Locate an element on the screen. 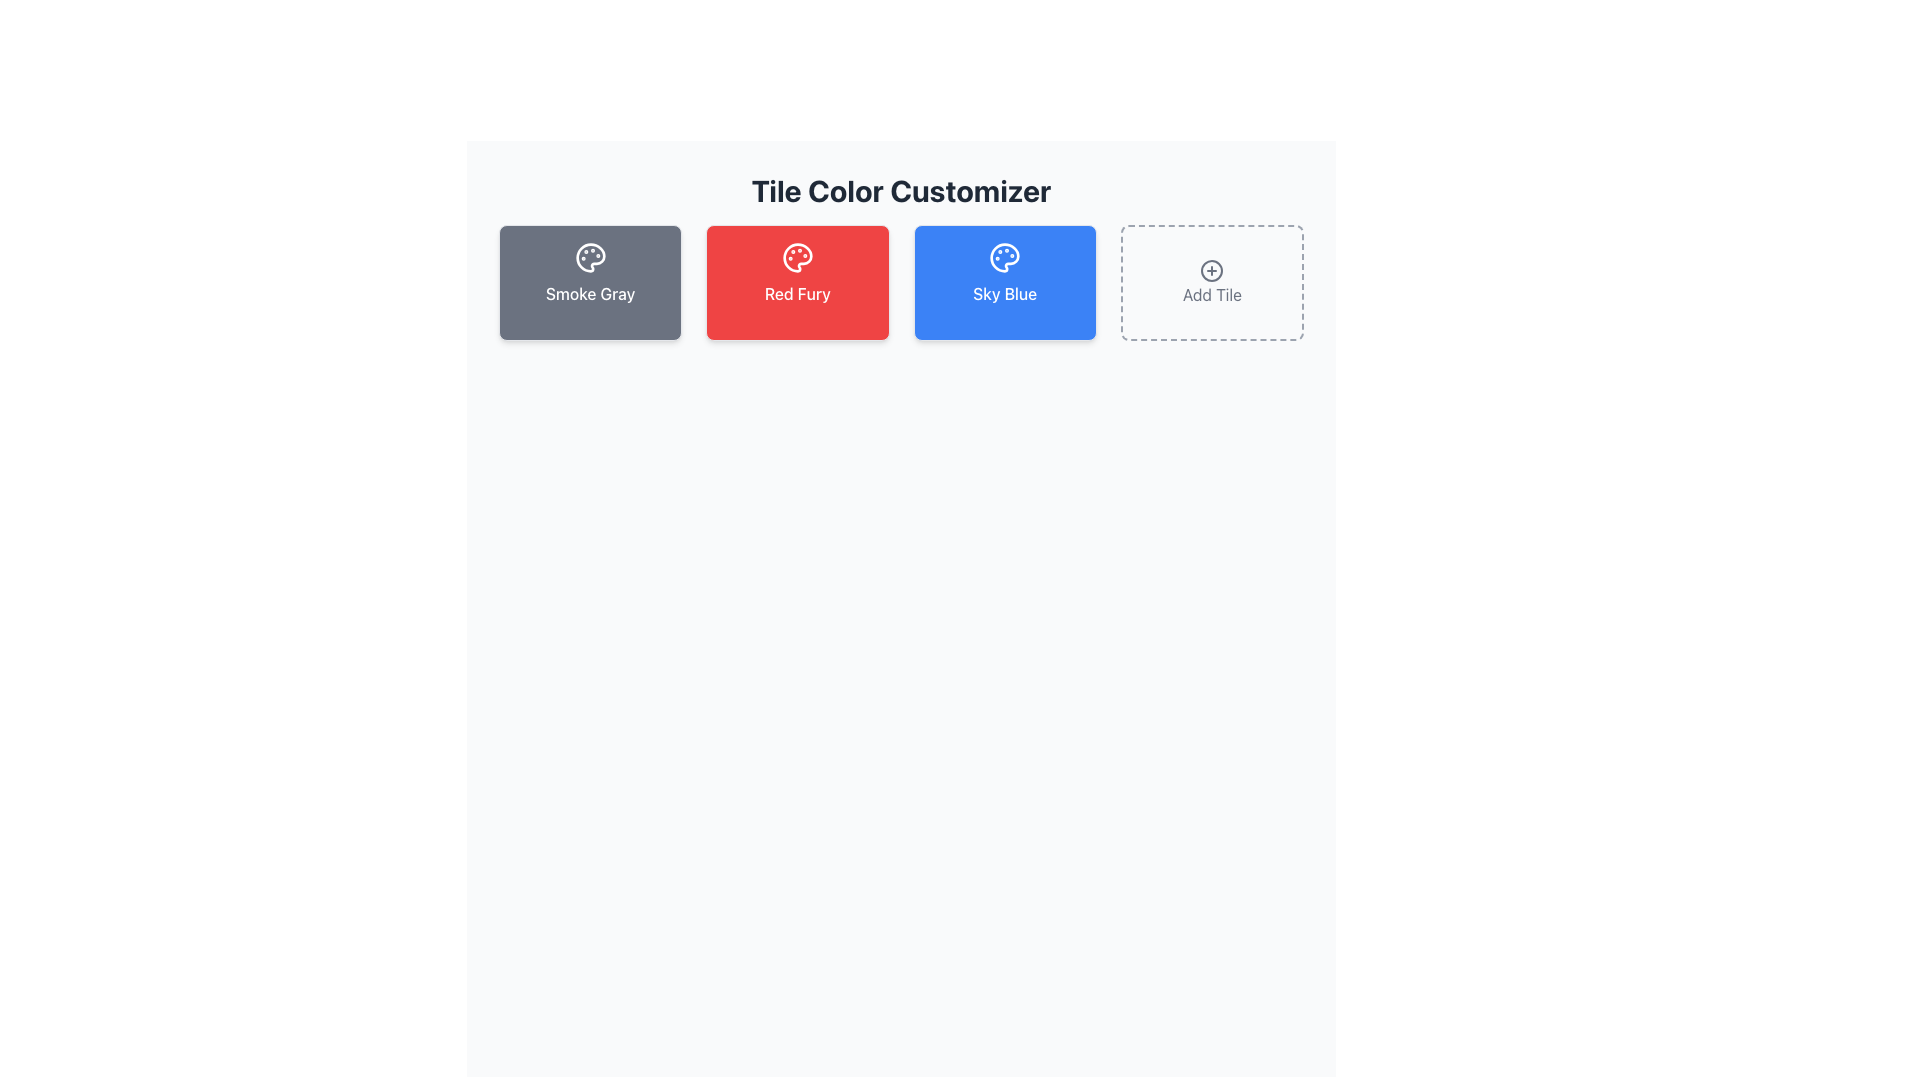 Image resolution: width=1920 pixels, height=1080 pixels. the text label that describes the color of the blue tile, which is the third tile in a horizontal arrangement and contains a palette icon above it is located at coordinates (1005, 293).